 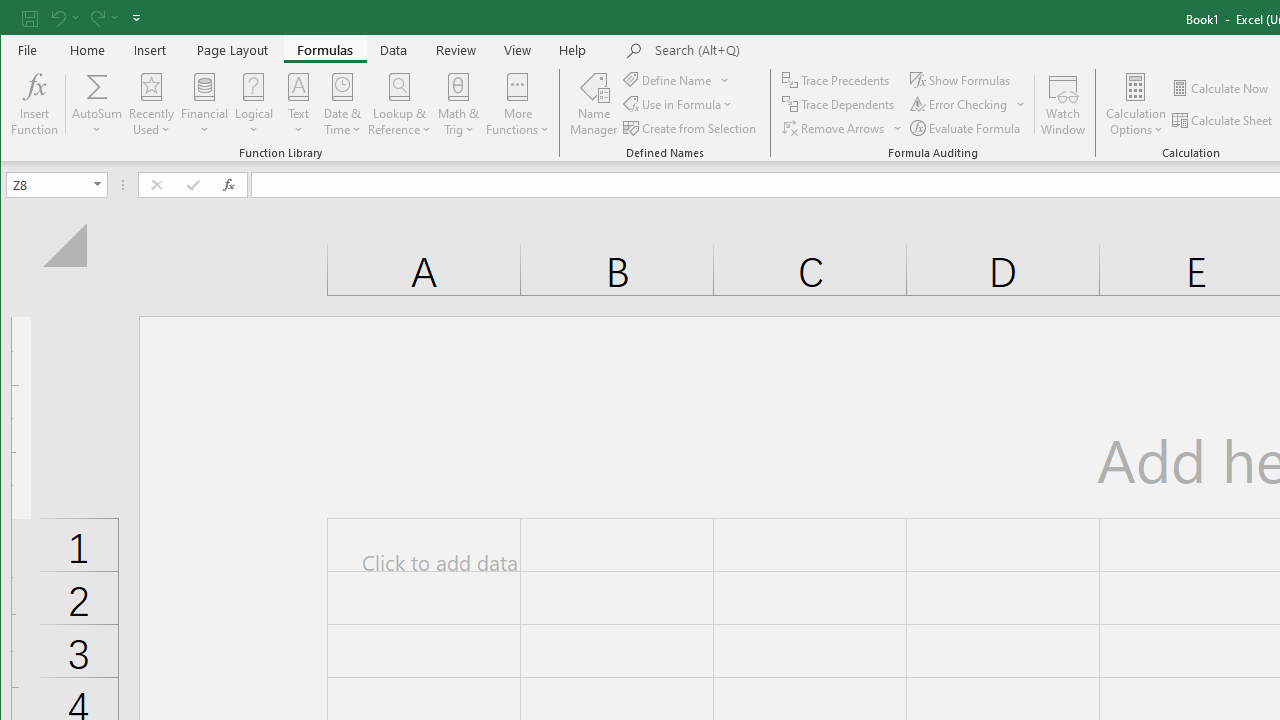 What do you see at coordinates (840, 104) in the screenshot?
I see `'Trace Dependents'` at bounding box center [840, 104].